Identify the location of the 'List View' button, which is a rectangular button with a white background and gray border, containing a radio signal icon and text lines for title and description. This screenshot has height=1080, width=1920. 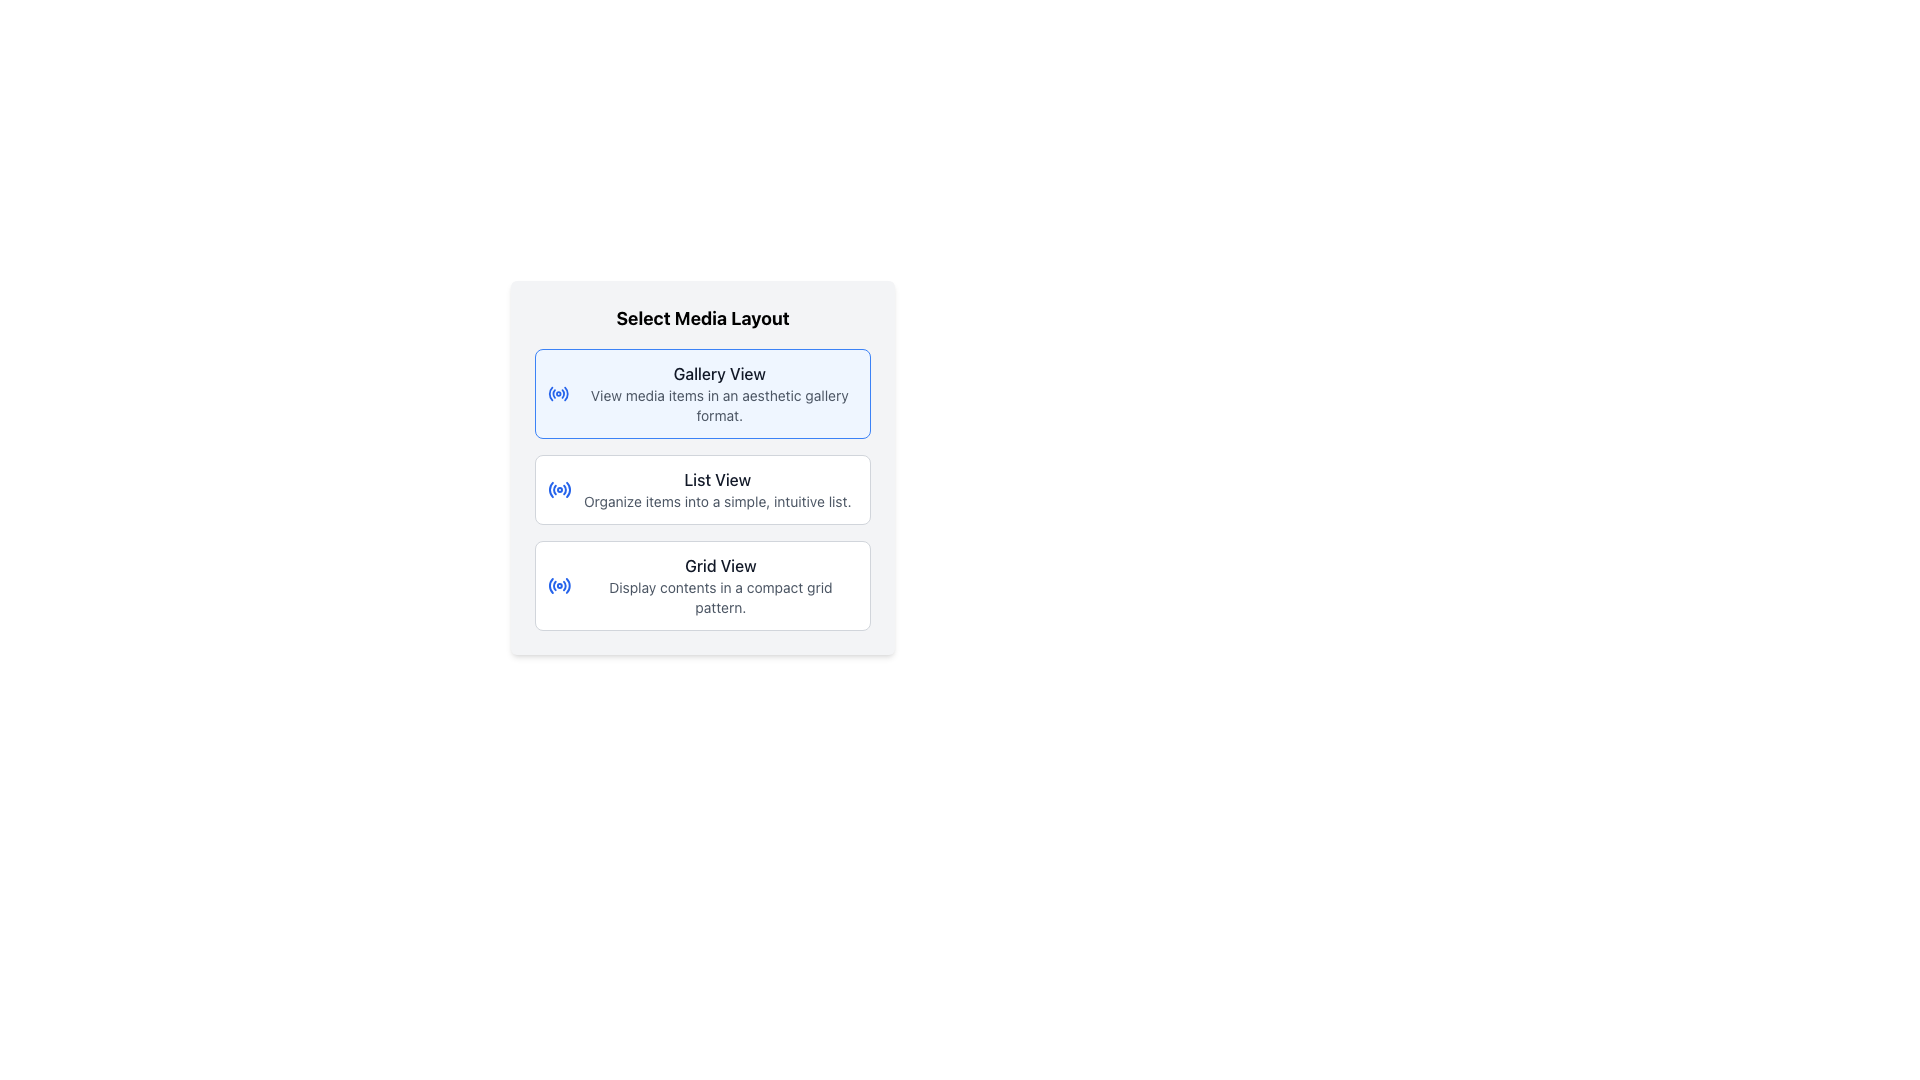
(702, 489).